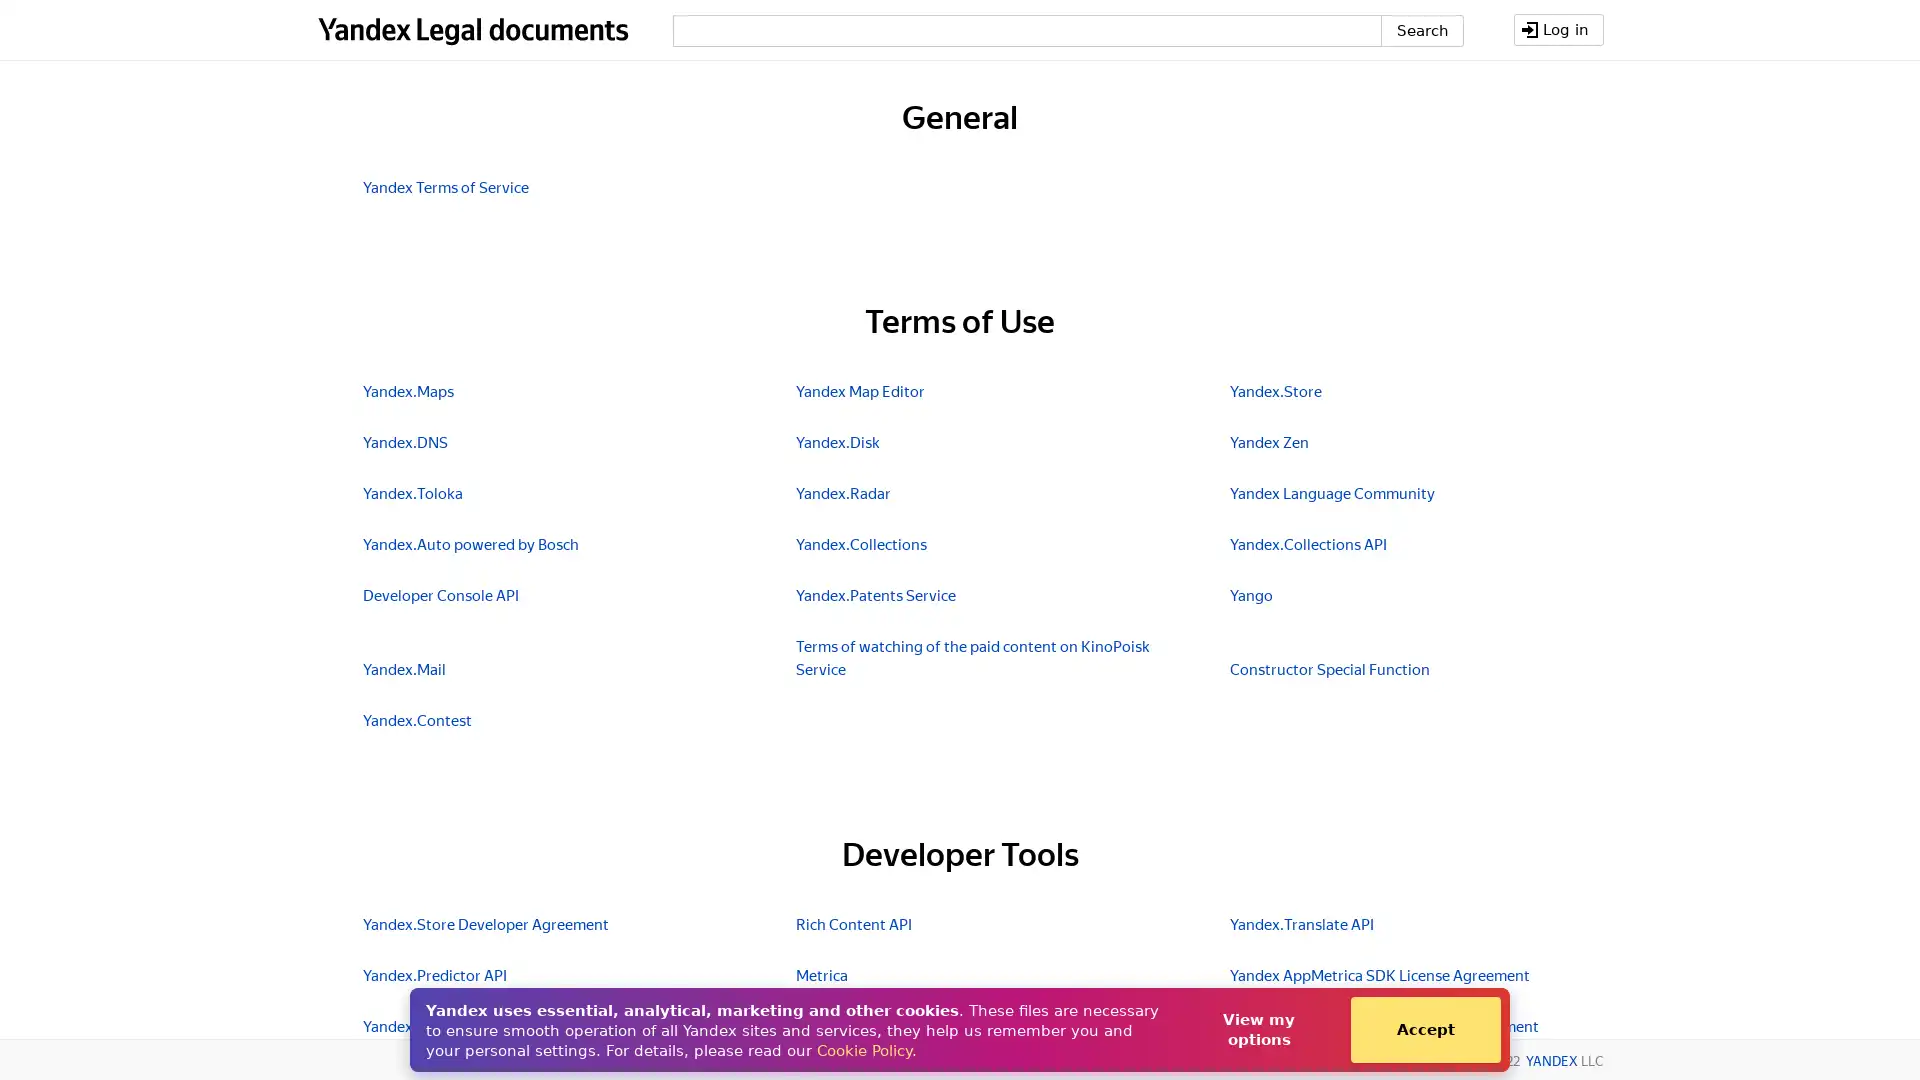 This screenshot has height=1080, width=1920. I want to click on View my options, so click(1257, 1029).